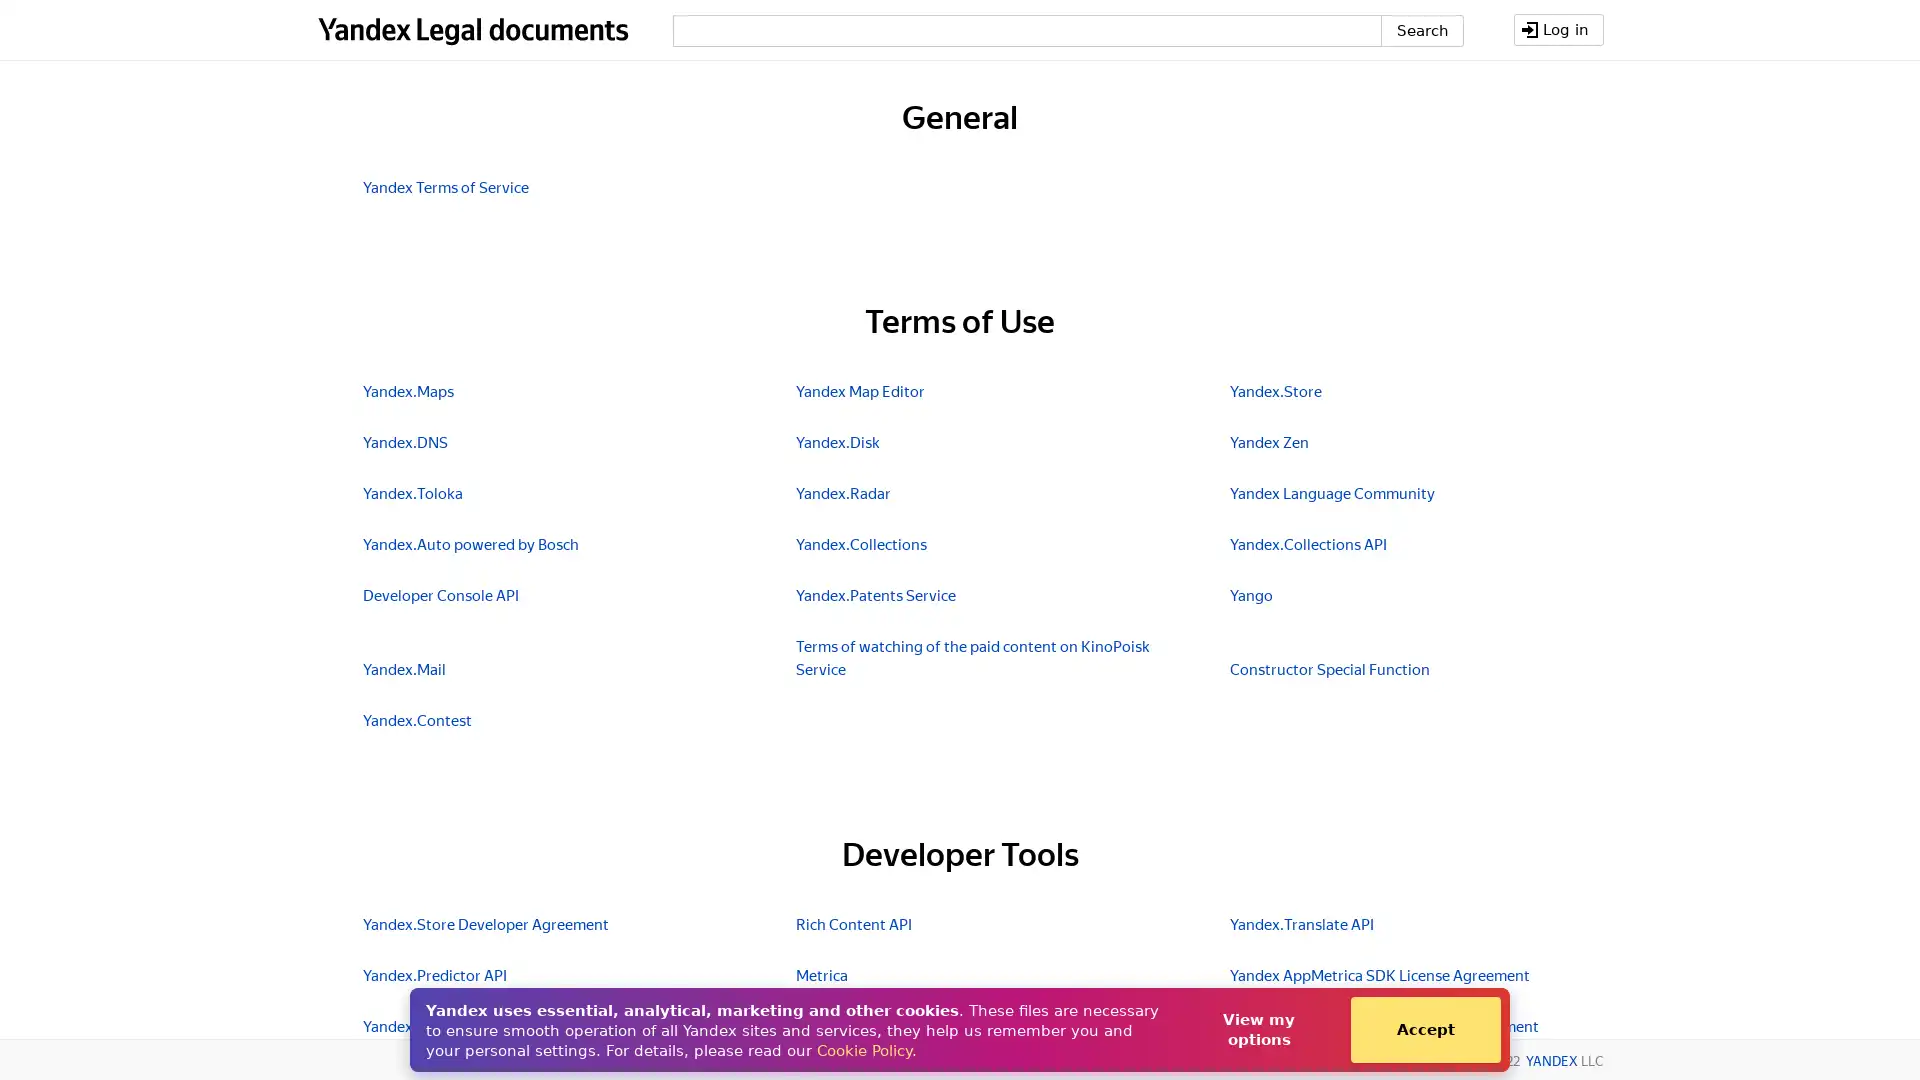 This screenshot has height=1080, width=1920. I want to click on View my options, so click(1257, 1029).